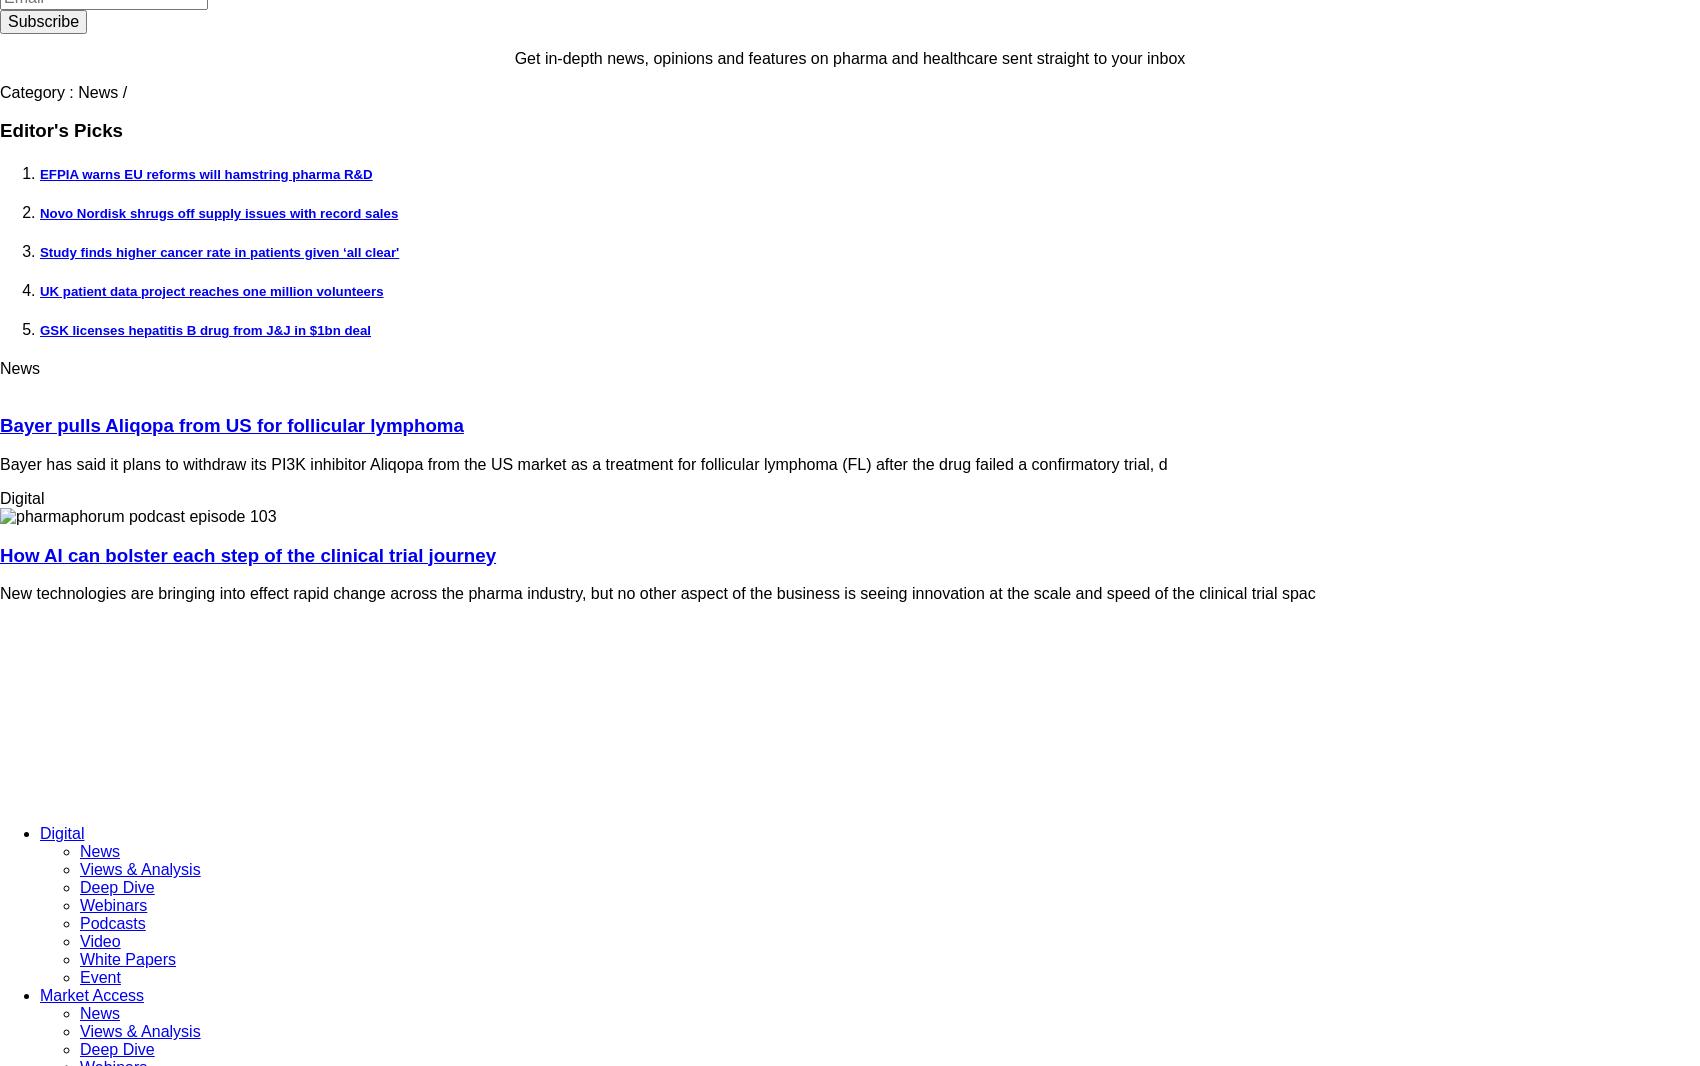 The width and height of the screenshot is (1700, 1066). Describe the element at coordinates (111, 923) in the screenshot. I see `'Podcasts'` at that location.